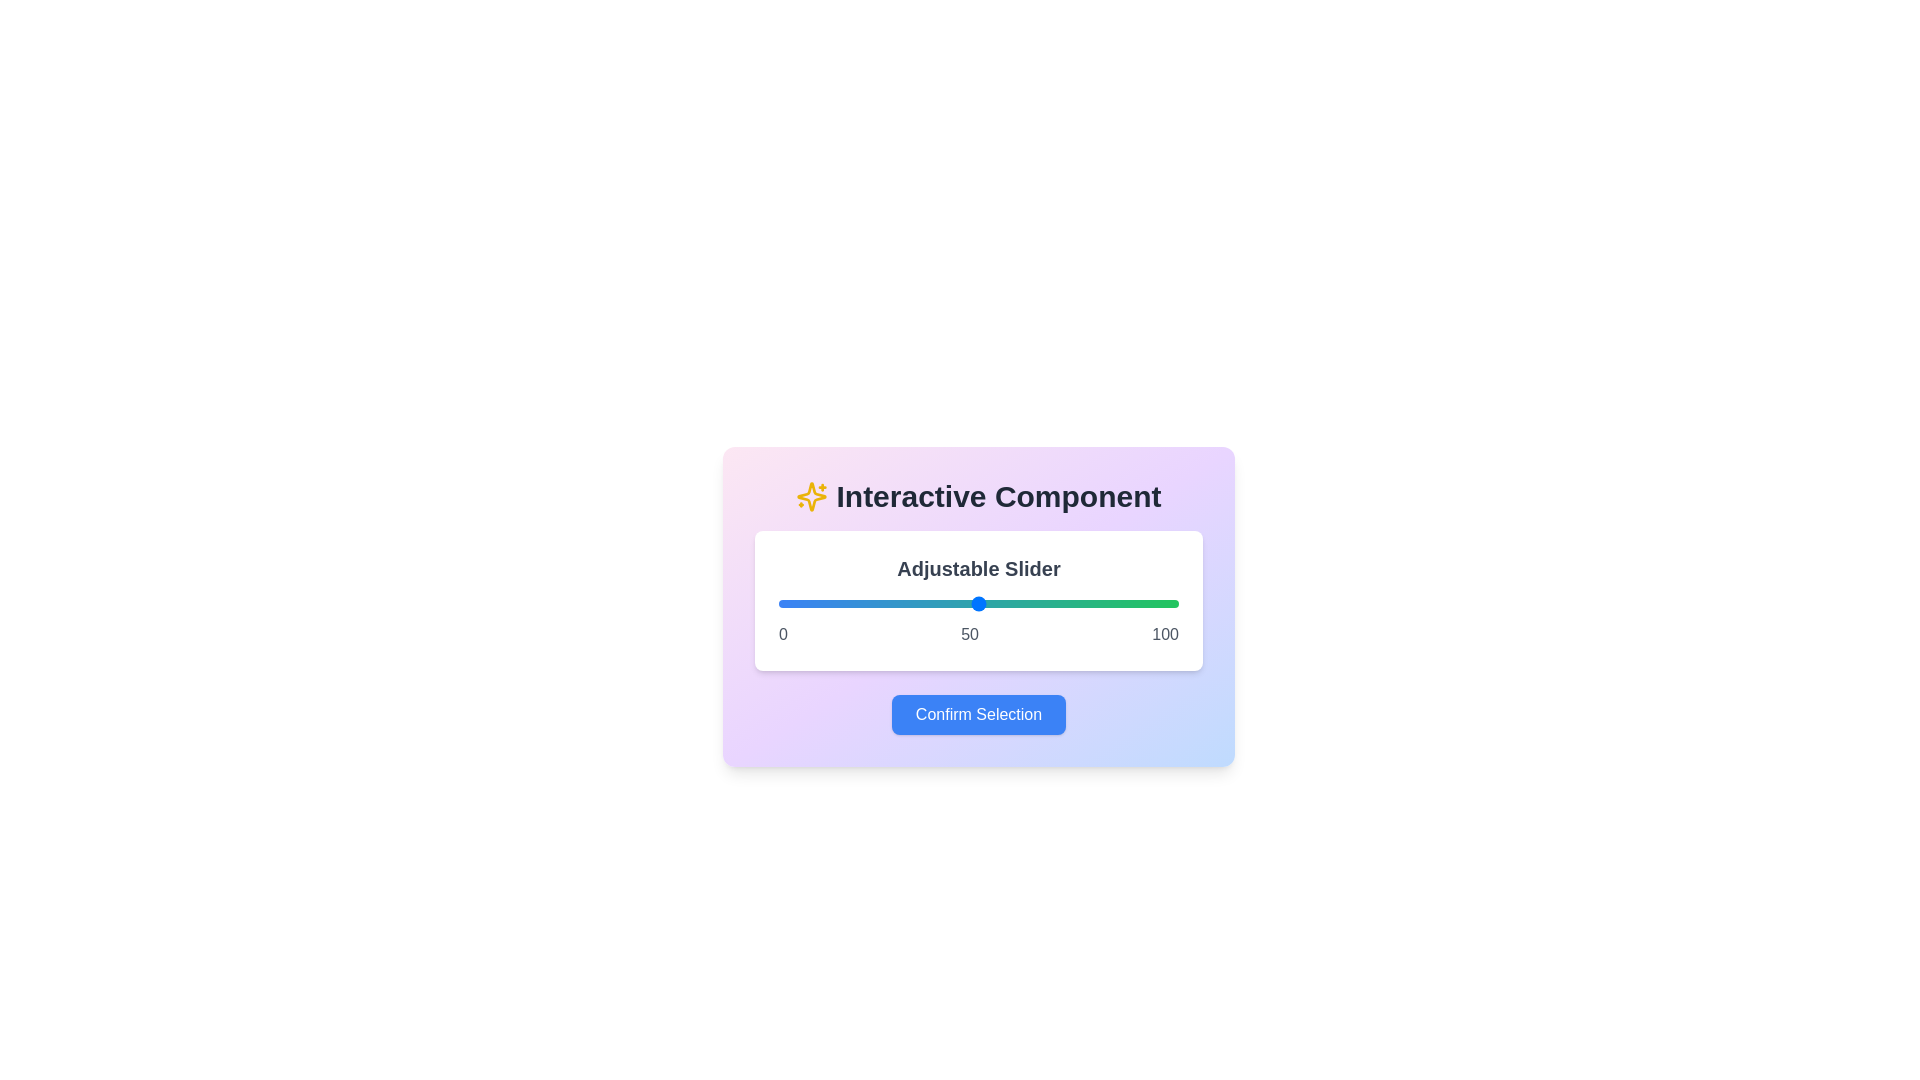 This screenshot has height=1080, width=1920. What do you see at coordinates (987, 603) in the screenshot?
I see `the slider to a specific value 52` at bounding box center [987, 603].